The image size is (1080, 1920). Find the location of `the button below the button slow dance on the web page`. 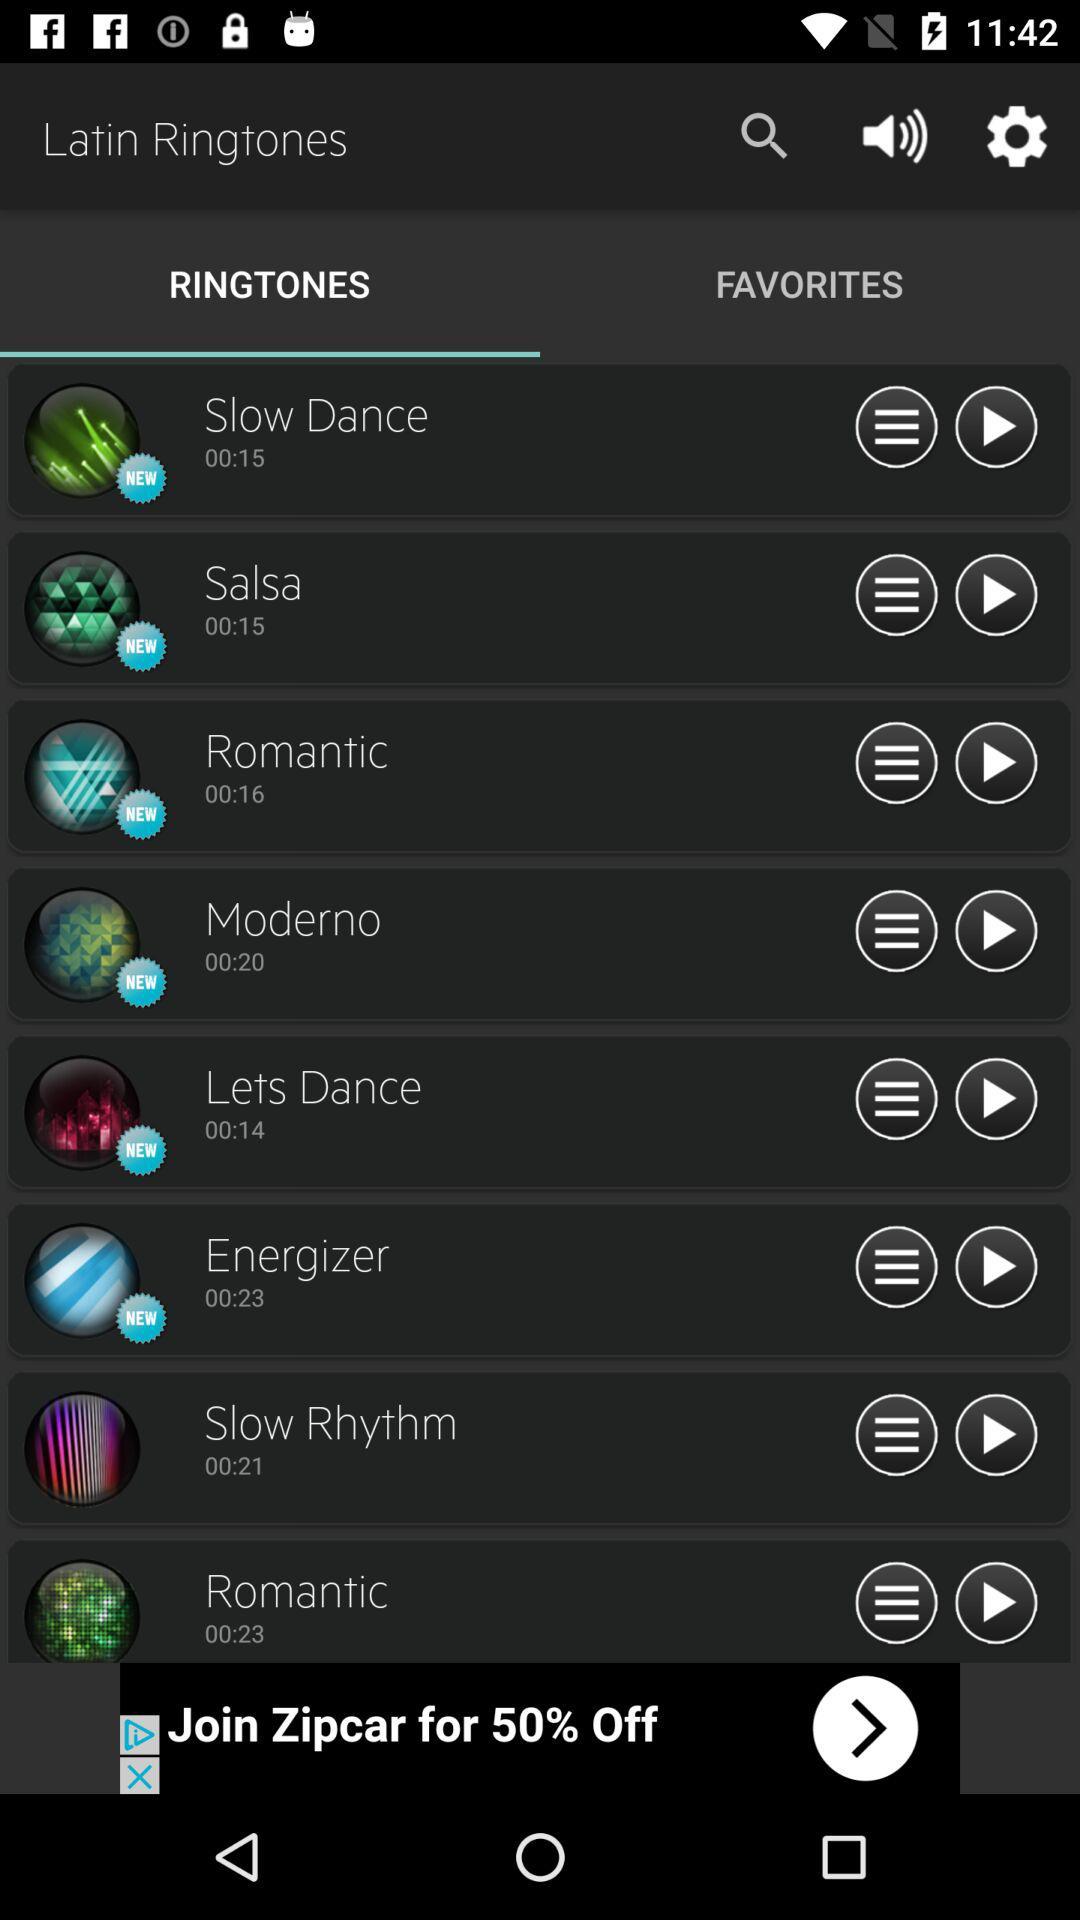

the button below the button slow dance on the web page is located at coordinates (523, 455).